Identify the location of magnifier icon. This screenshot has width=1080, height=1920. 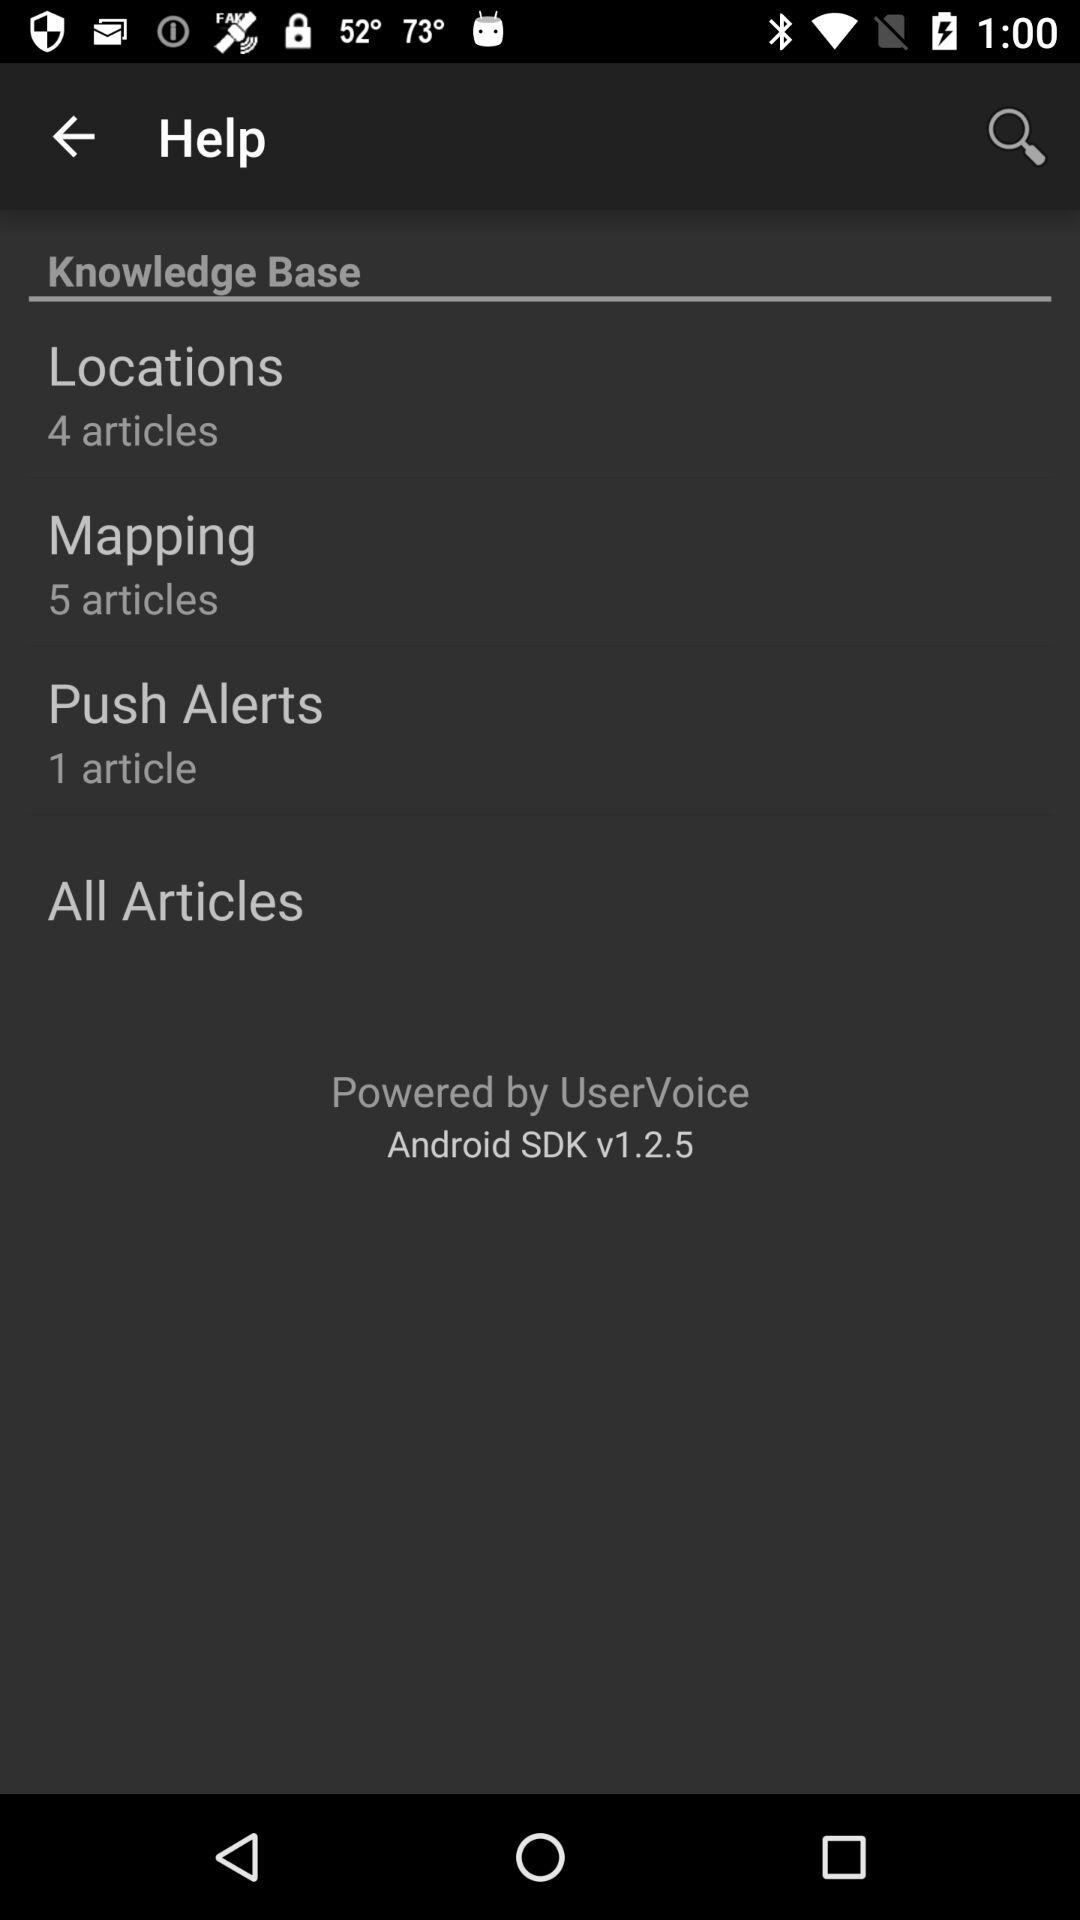
(1017, 136).